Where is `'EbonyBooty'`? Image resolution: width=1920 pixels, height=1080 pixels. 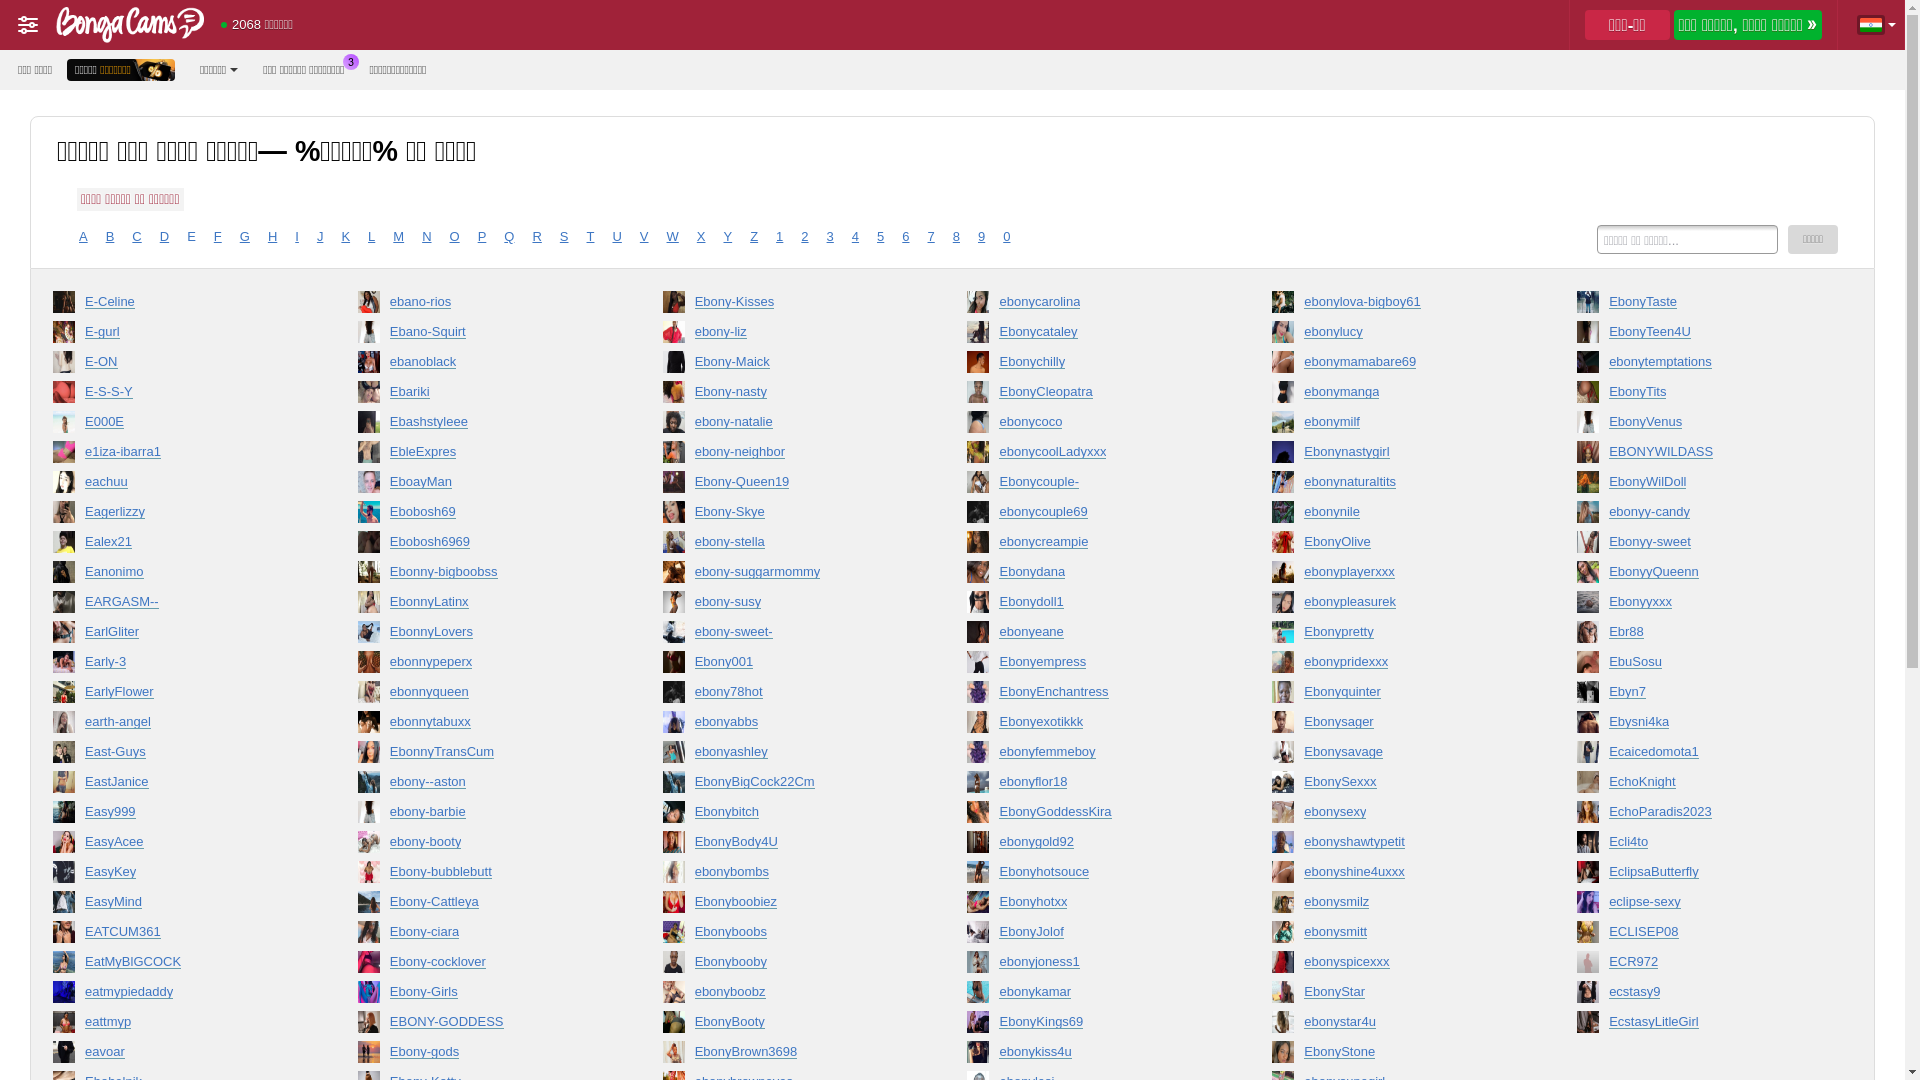 'EbonyBooty' is located at coordinates (786, 1026).